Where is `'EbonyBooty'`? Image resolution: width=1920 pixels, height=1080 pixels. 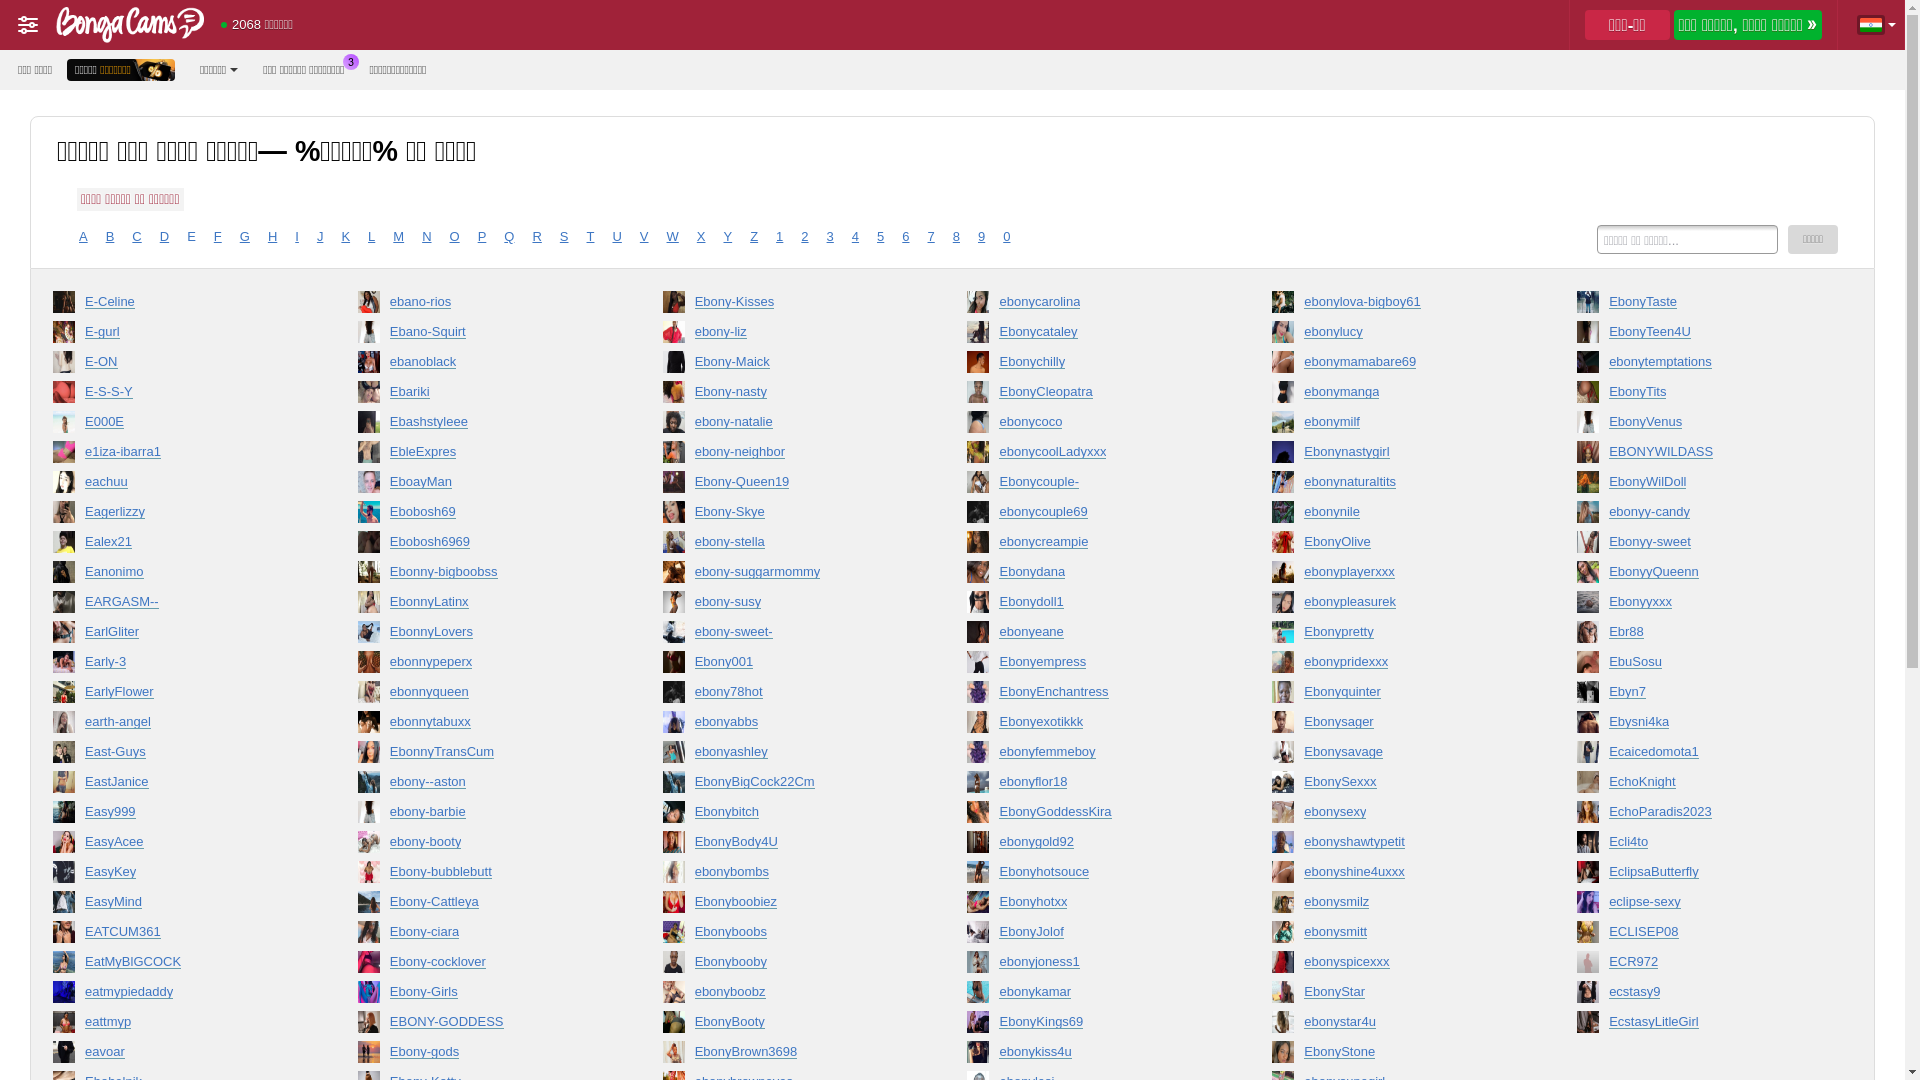 'EbonyBooty' is located at coordinates (786, 1026).